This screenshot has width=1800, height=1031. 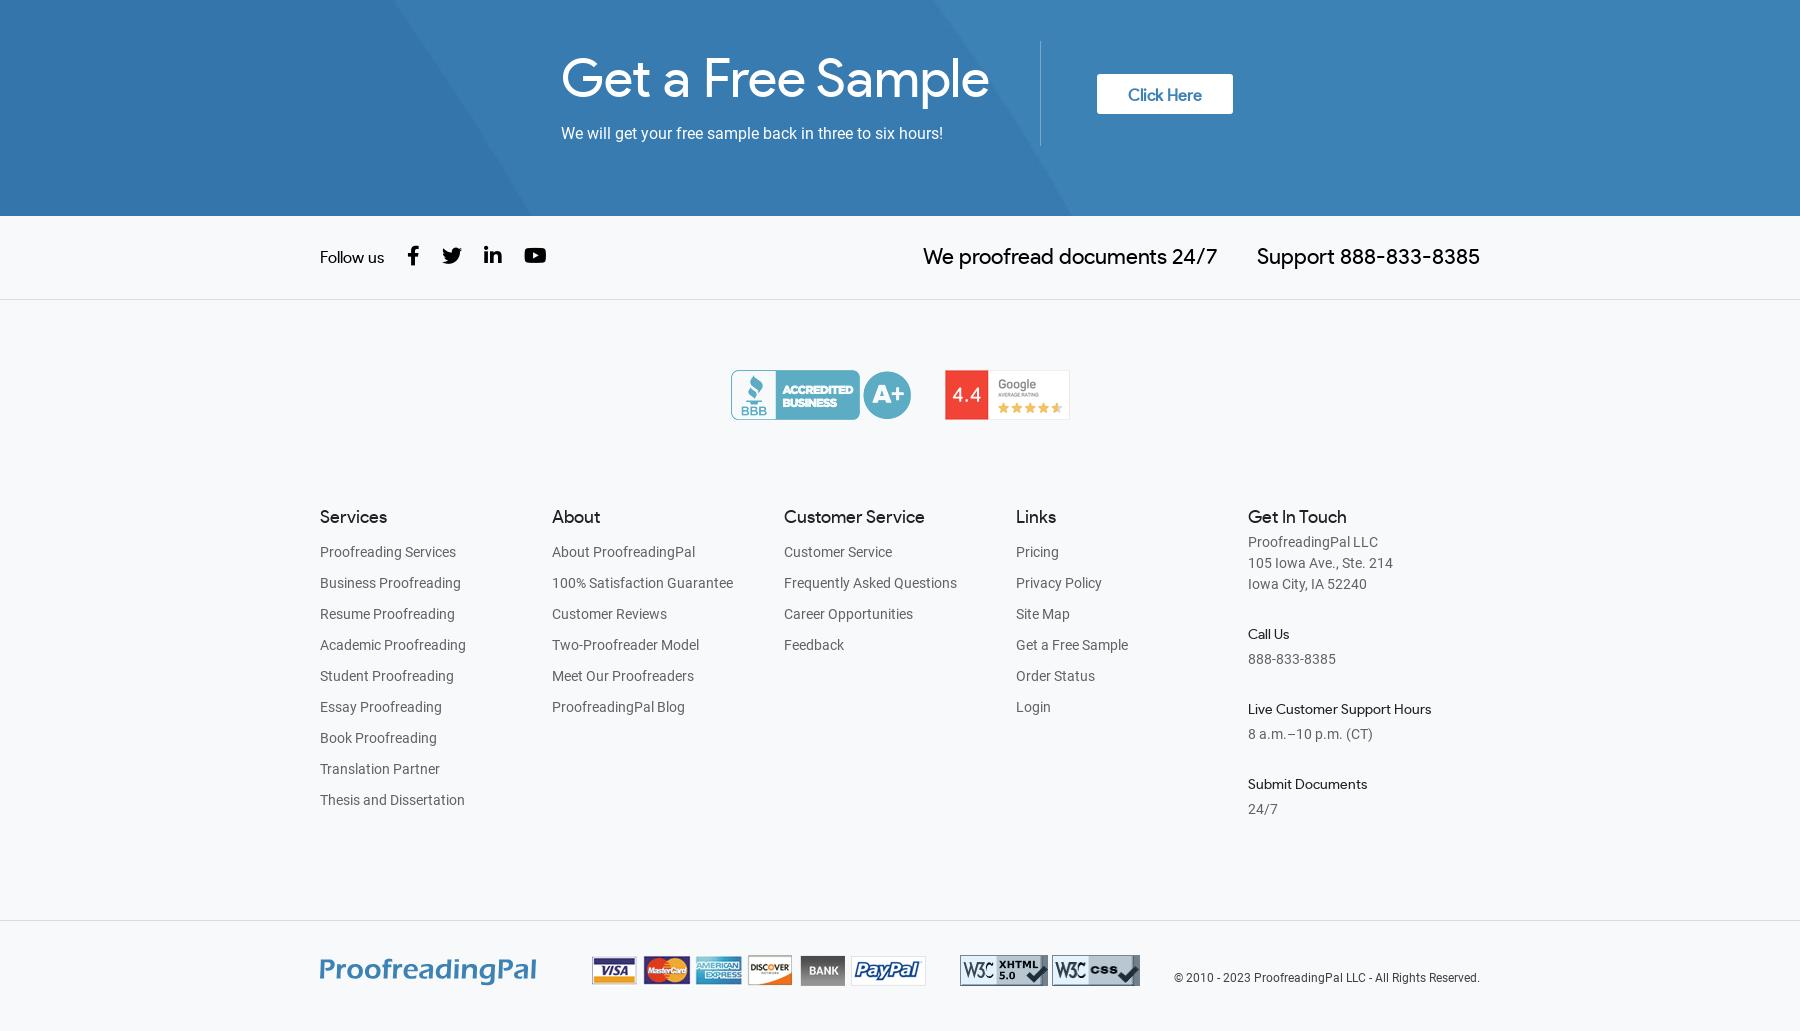 I want to click on 'Order Status', so click(x=1015, y=676).